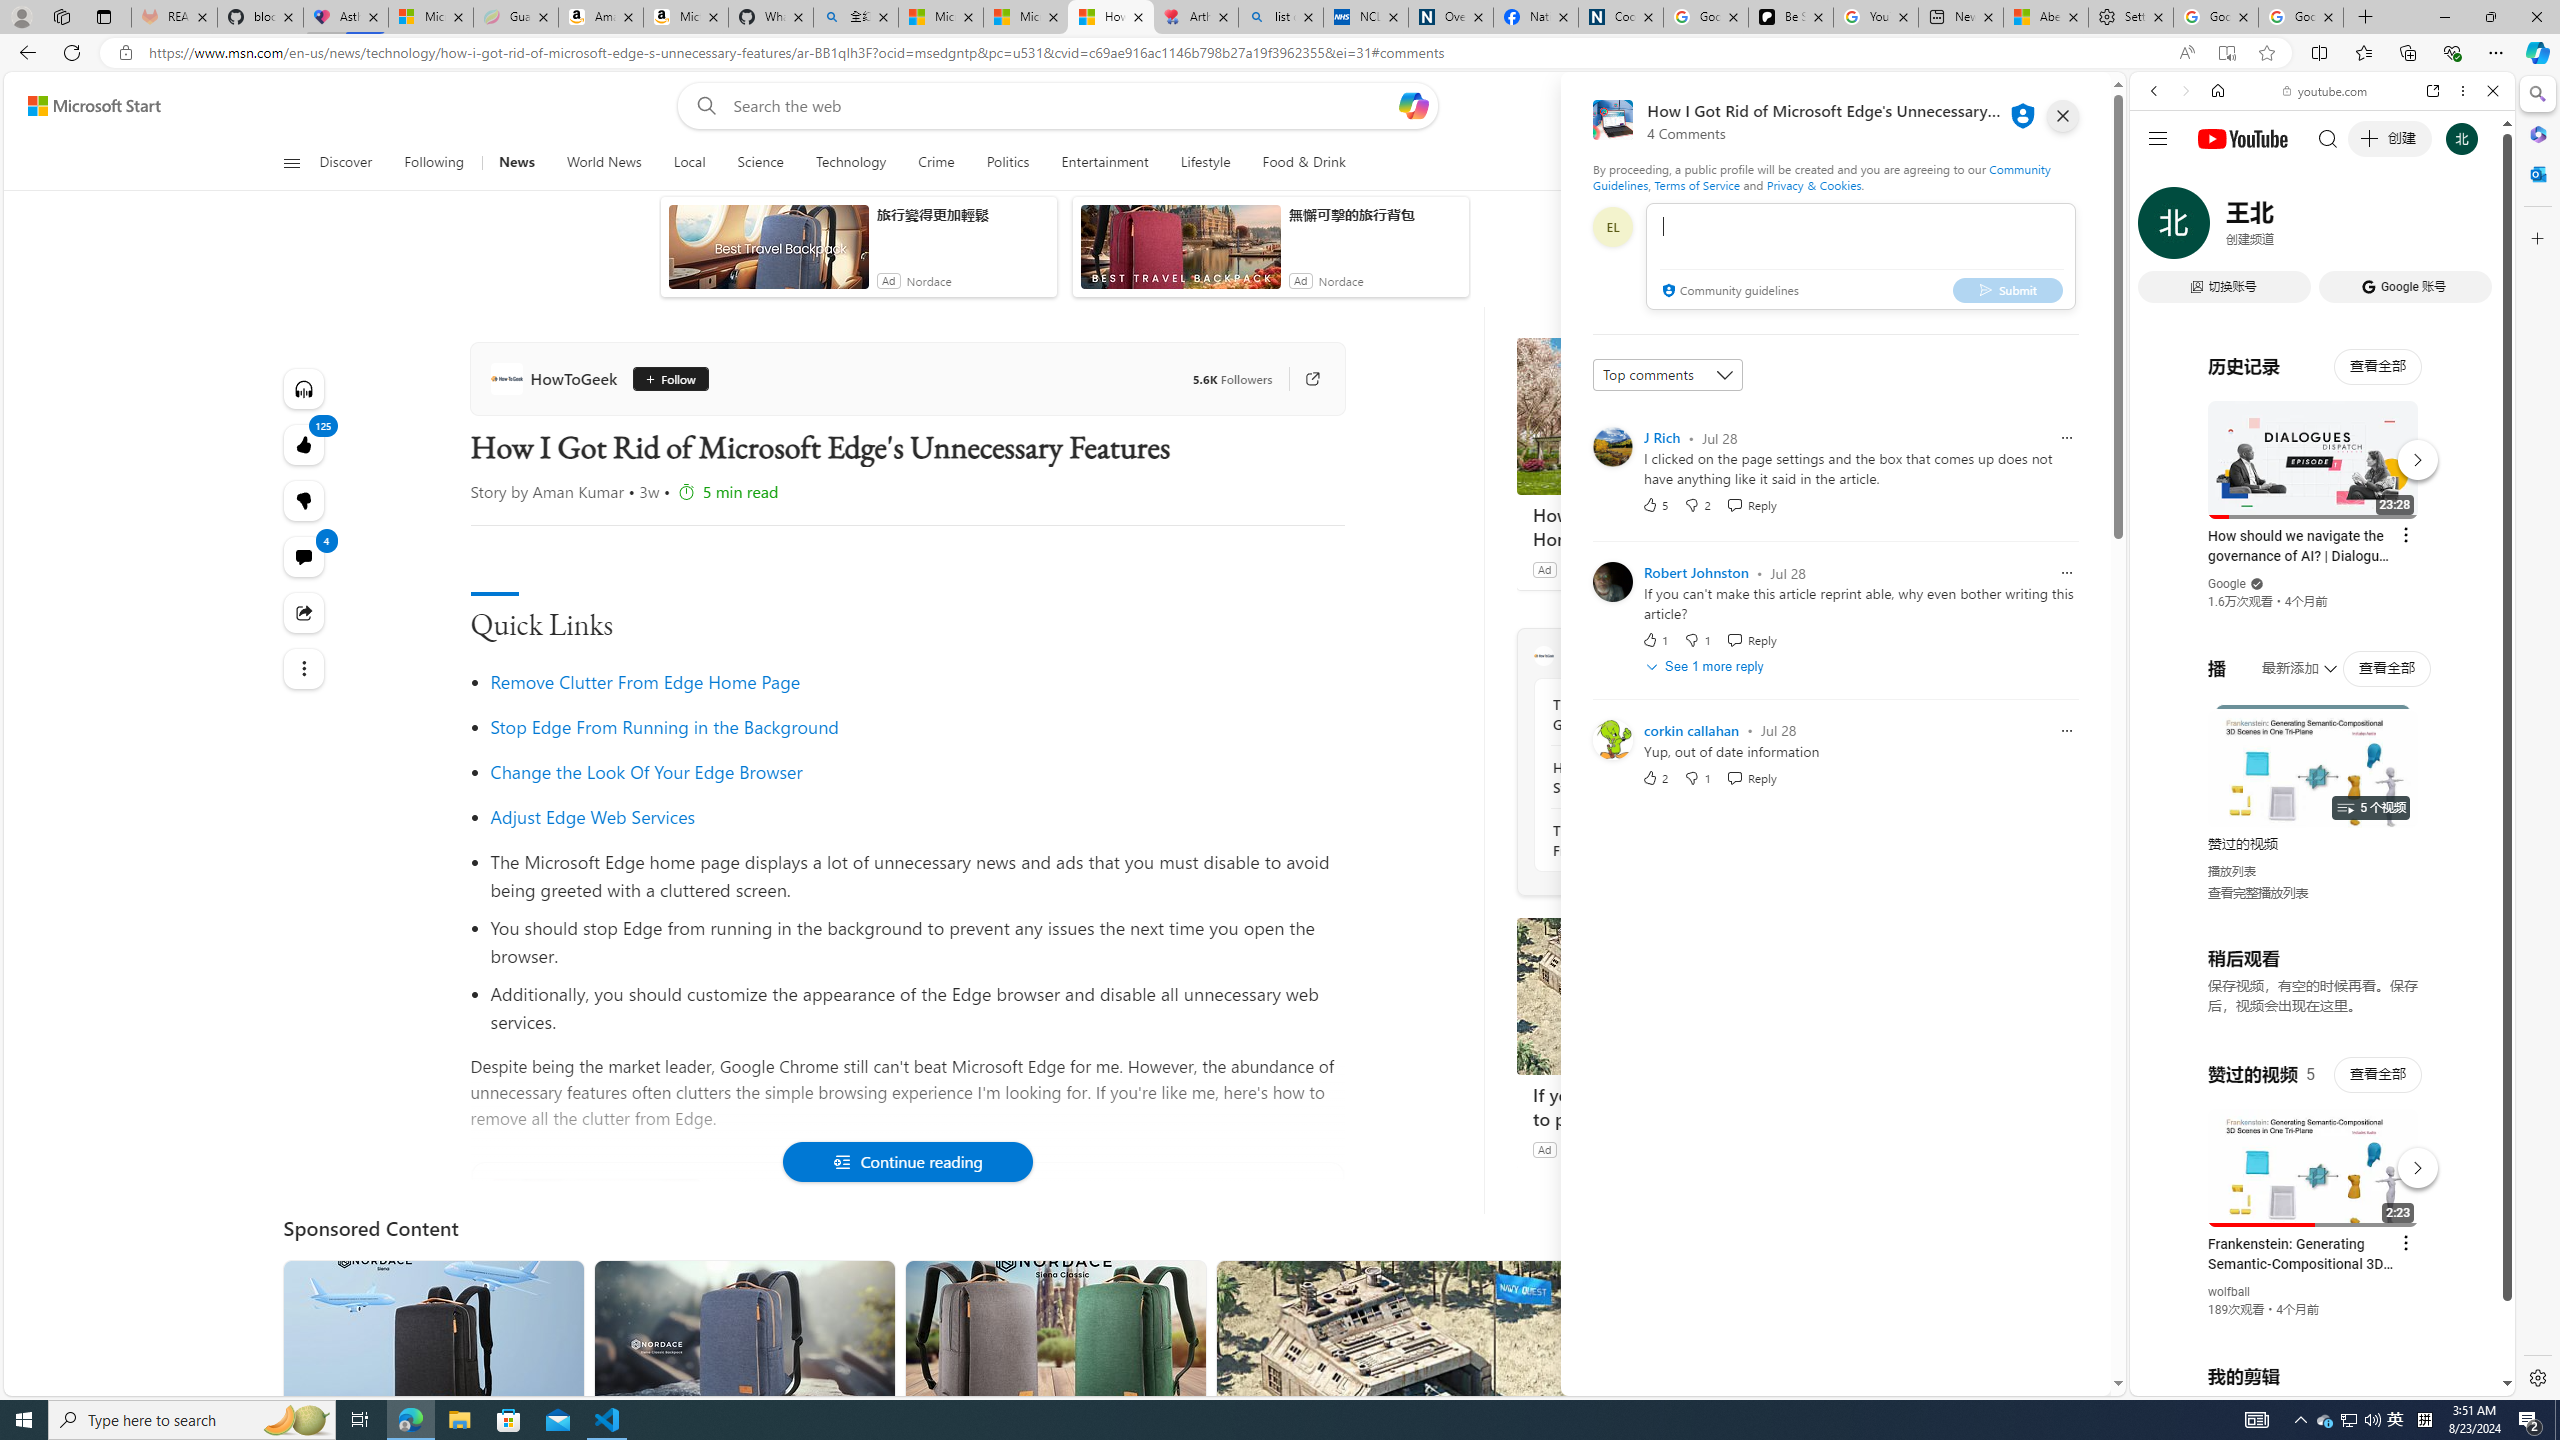  Describe the element at coordinates (2217, 89) in the screenshot. I see `'Home'` at that location.